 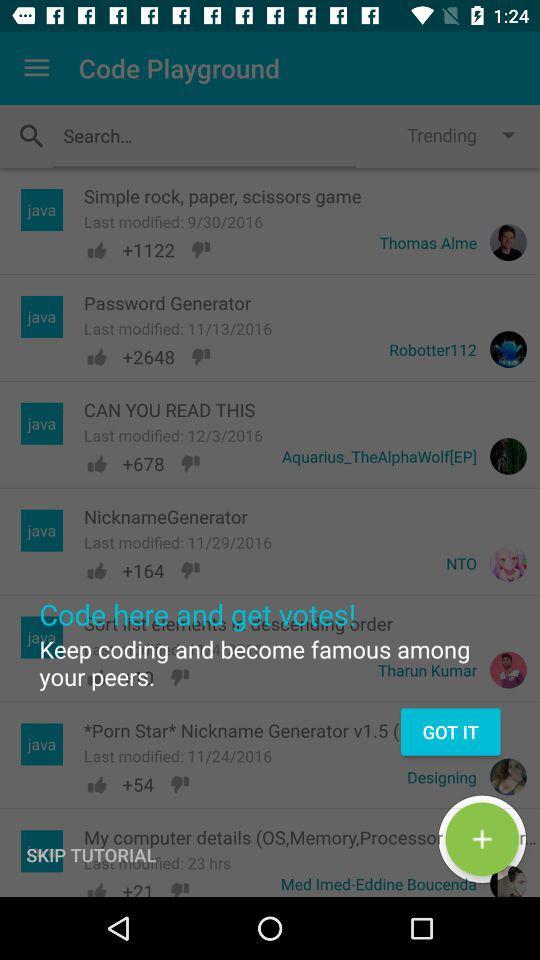 I want to click on the add icon, so click(x=481, y=839).